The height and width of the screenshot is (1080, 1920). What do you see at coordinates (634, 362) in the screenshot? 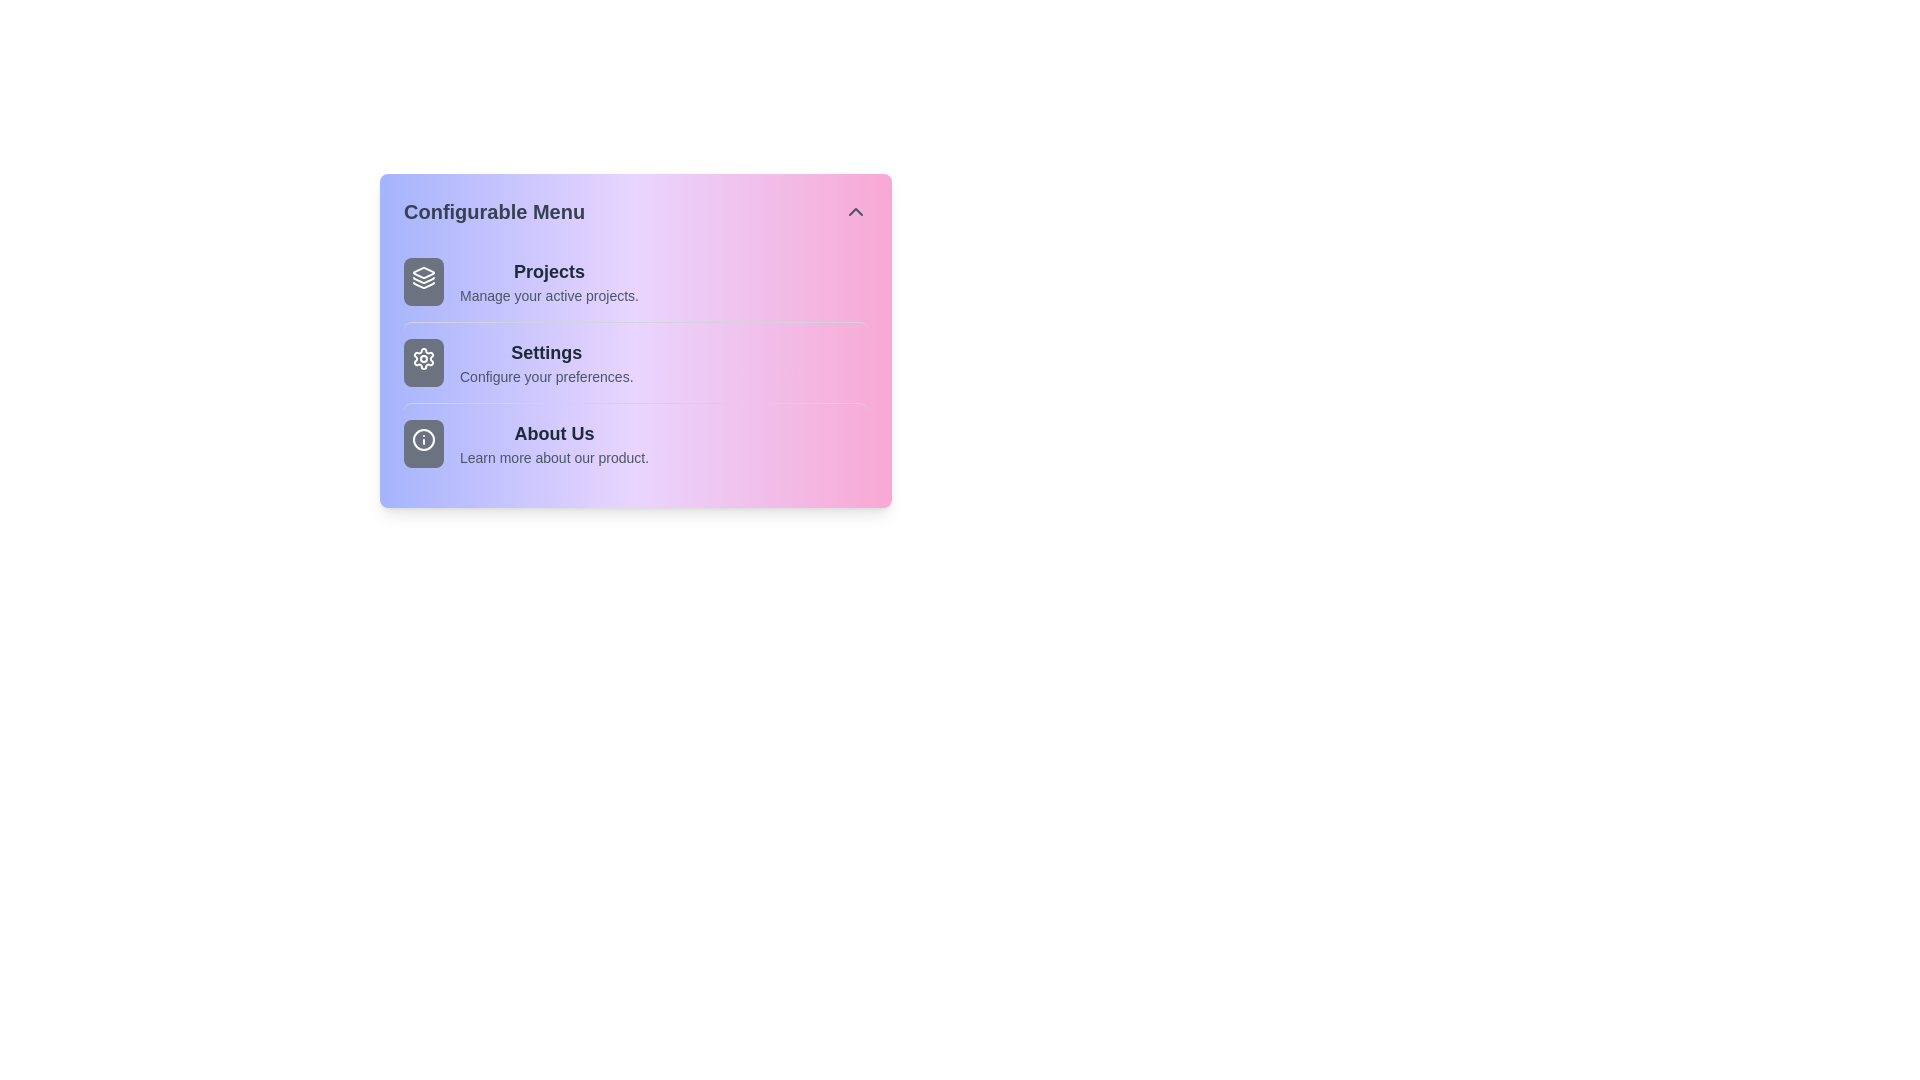
I see `the menu item Settings by clicking on it` at bounding box center [634, 362].